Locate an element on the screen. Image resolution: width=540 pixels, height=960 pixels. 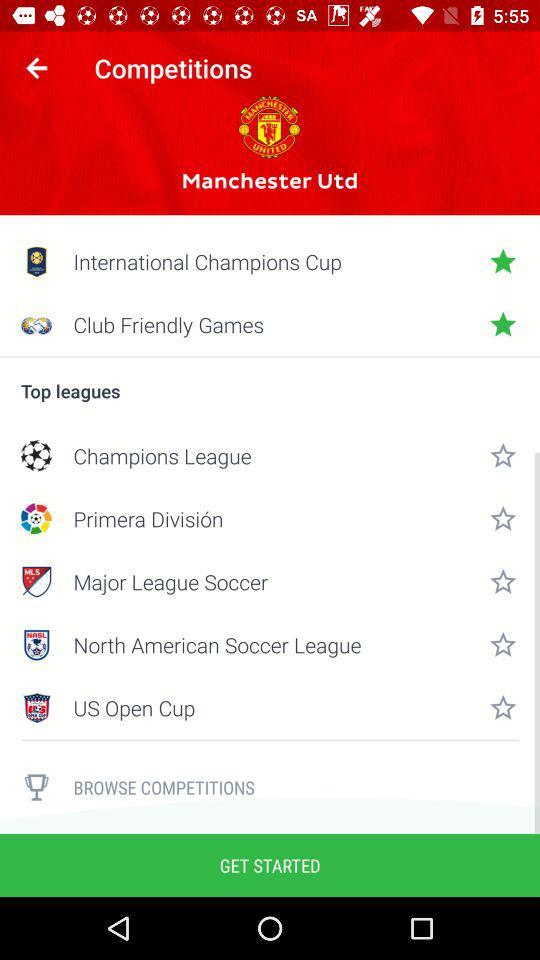
icon above browse competitions item is located at coordinates (270, 739).